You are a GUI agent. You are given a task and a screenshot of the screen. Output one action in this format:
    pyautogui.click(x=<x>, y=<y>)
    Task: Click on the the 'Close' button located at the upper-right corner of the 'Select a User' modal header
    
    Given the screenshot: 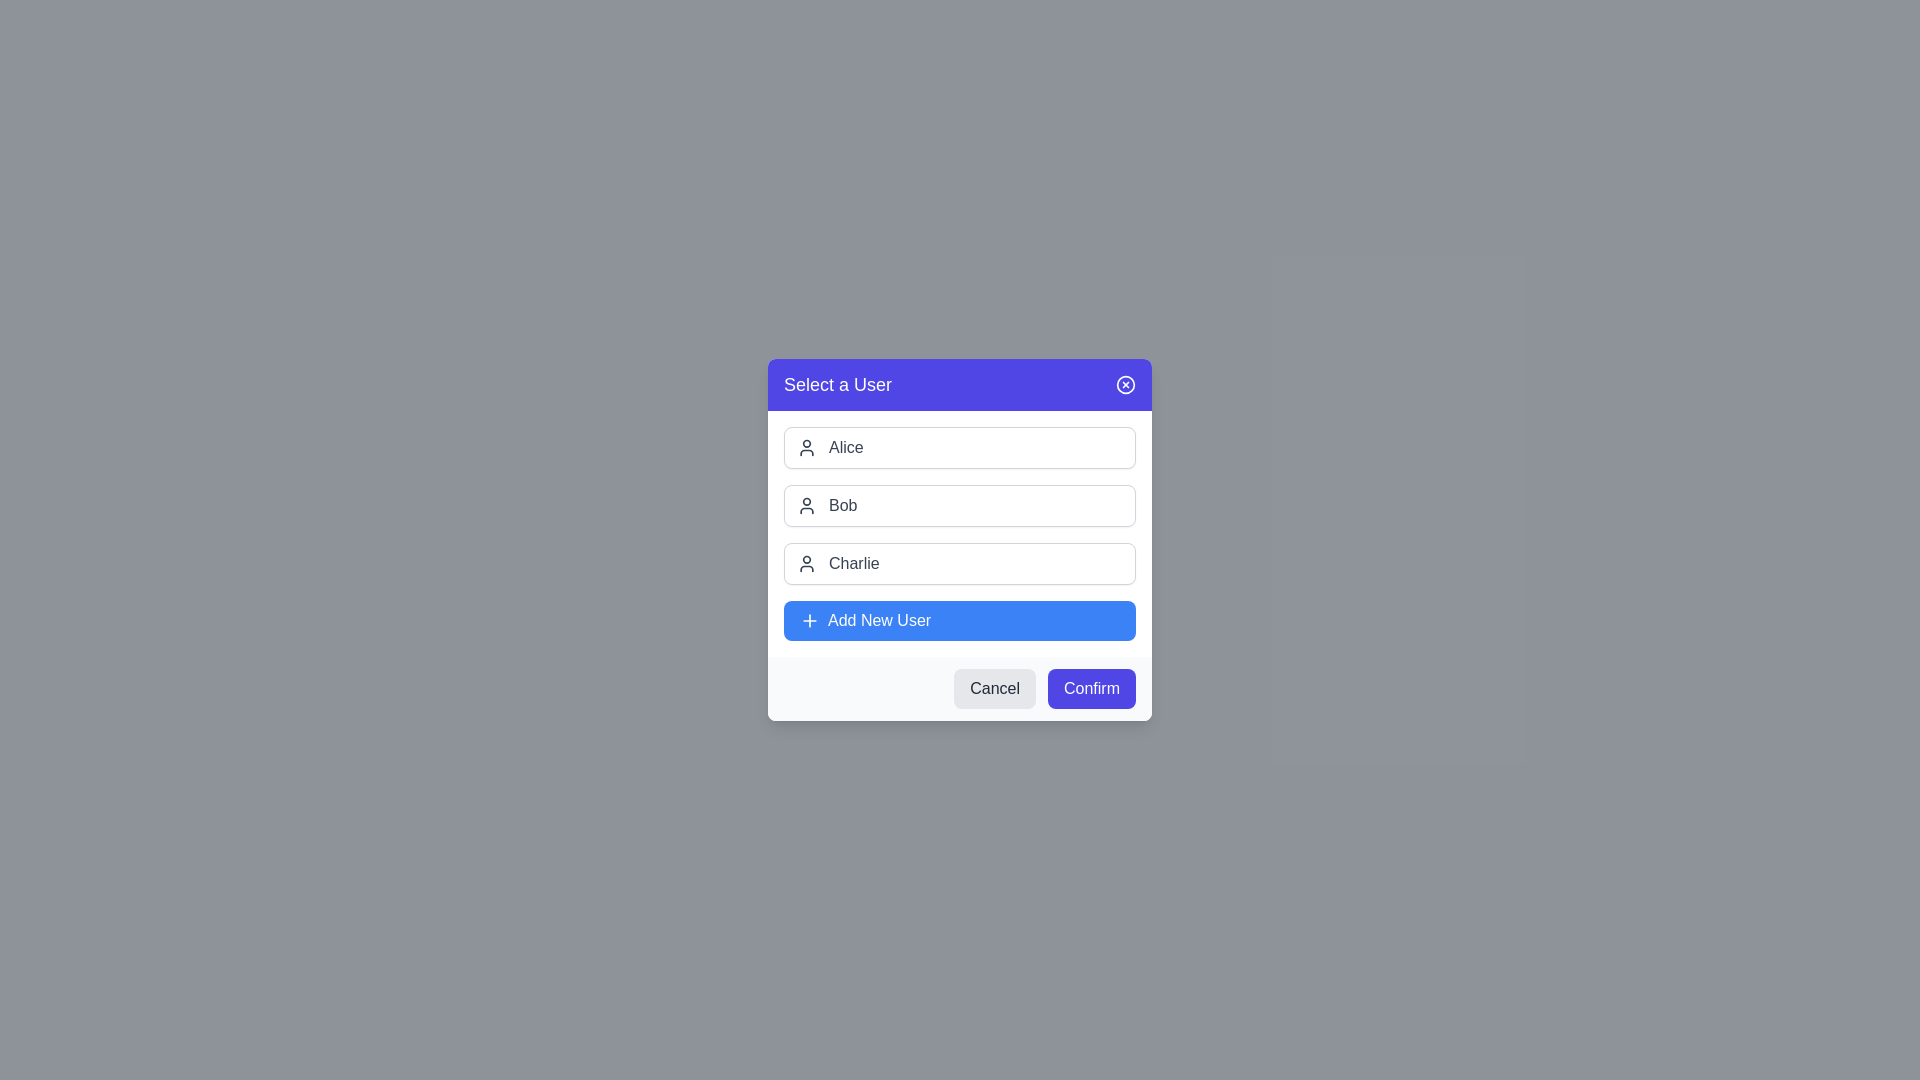 What is the action you would take?
    pyautogui.click(x=1126, y=385)
    